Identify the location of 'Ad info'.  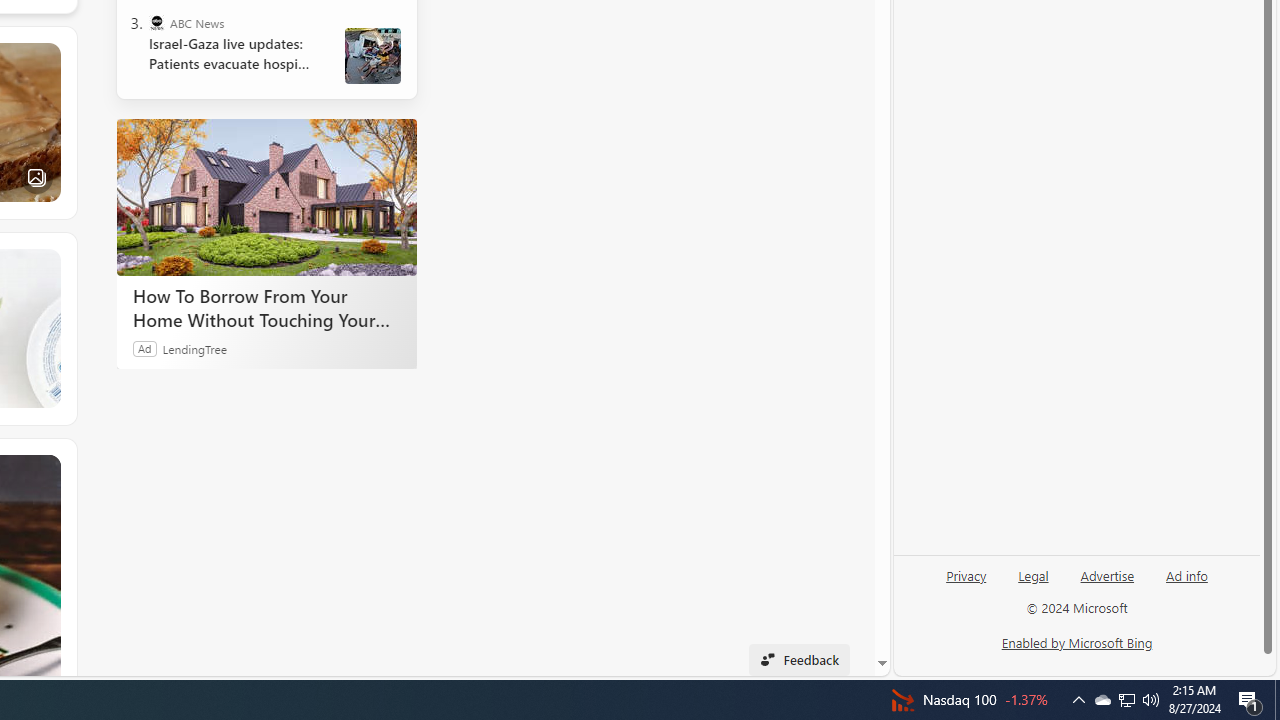
(1186, 583).